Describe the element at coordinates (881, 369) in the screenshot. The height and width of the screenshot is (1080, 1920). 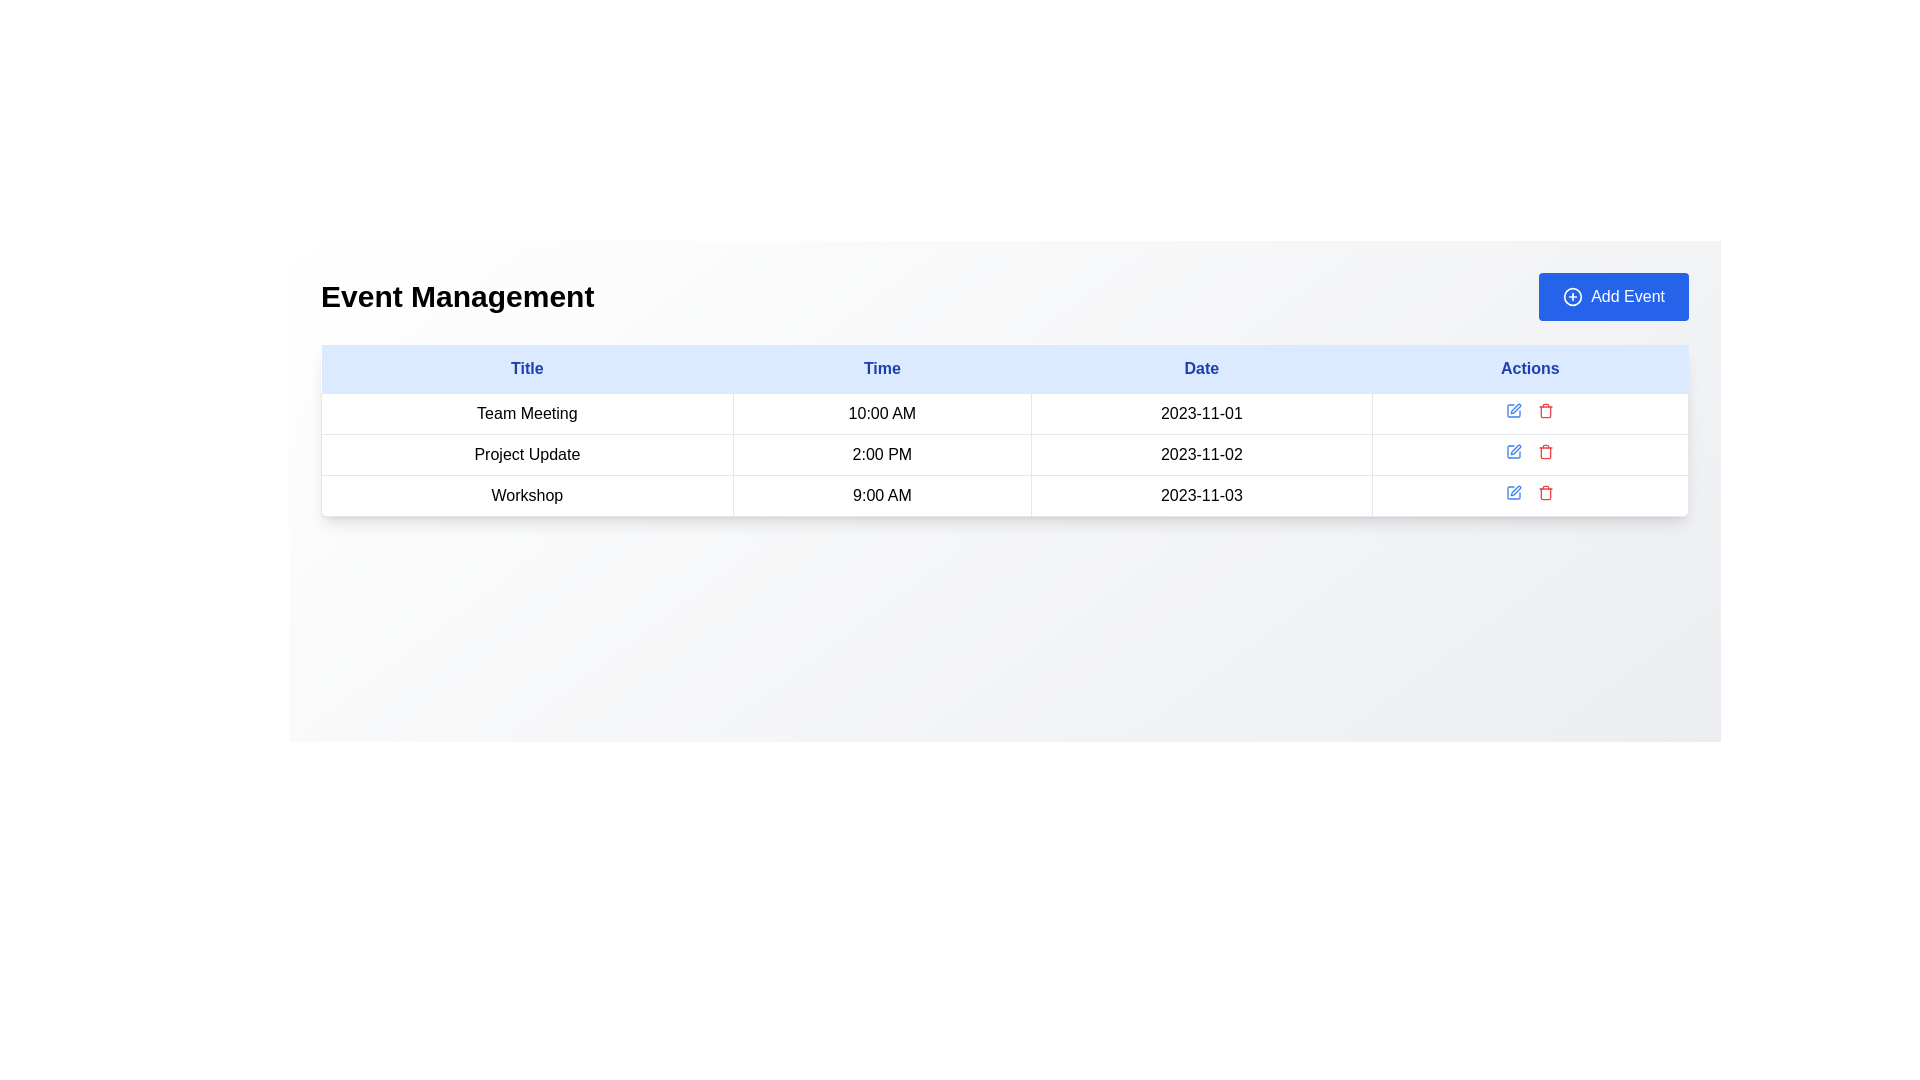
I see `properties of the 'Time' header text label, which is the second header in a table row, located between 'Title' and 'Date'` at that location.